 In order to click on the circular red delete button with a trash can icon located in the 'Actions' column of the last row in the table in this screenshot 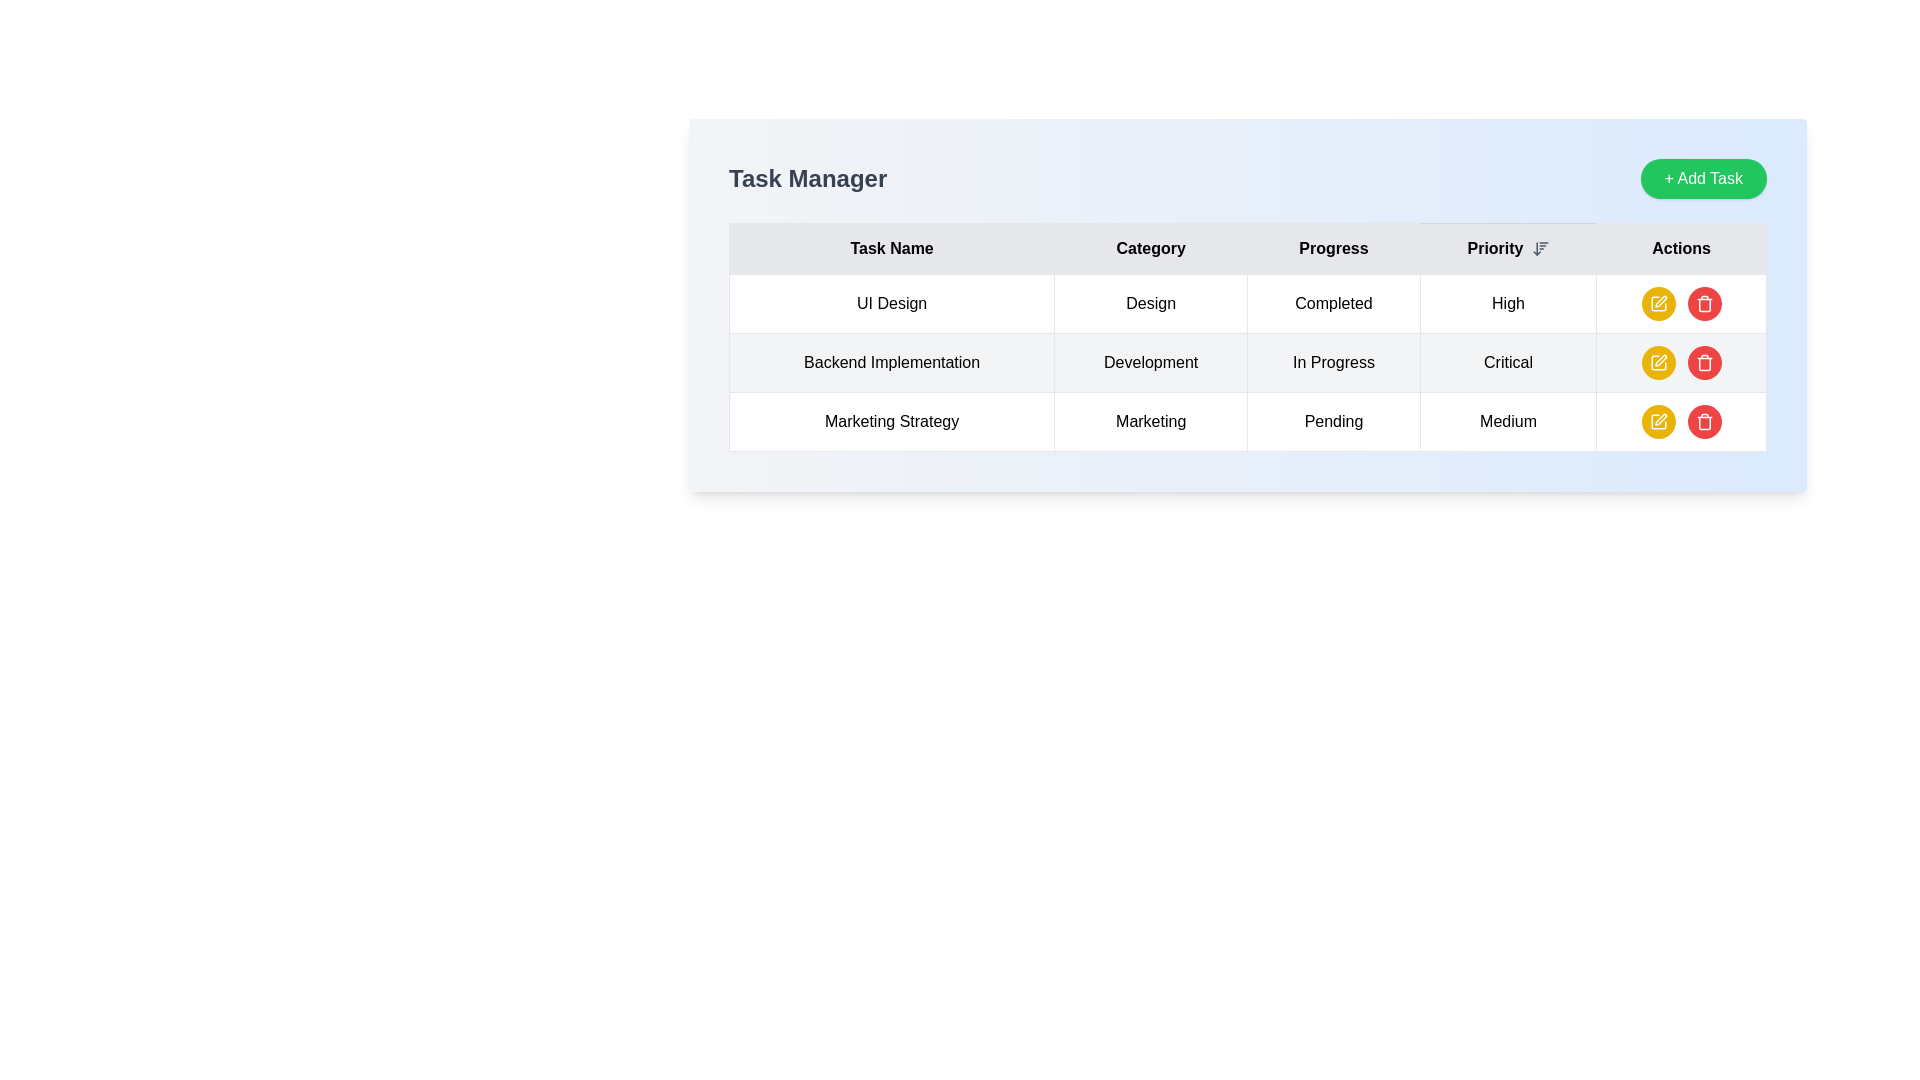, I will do `click(1703, 420)`.